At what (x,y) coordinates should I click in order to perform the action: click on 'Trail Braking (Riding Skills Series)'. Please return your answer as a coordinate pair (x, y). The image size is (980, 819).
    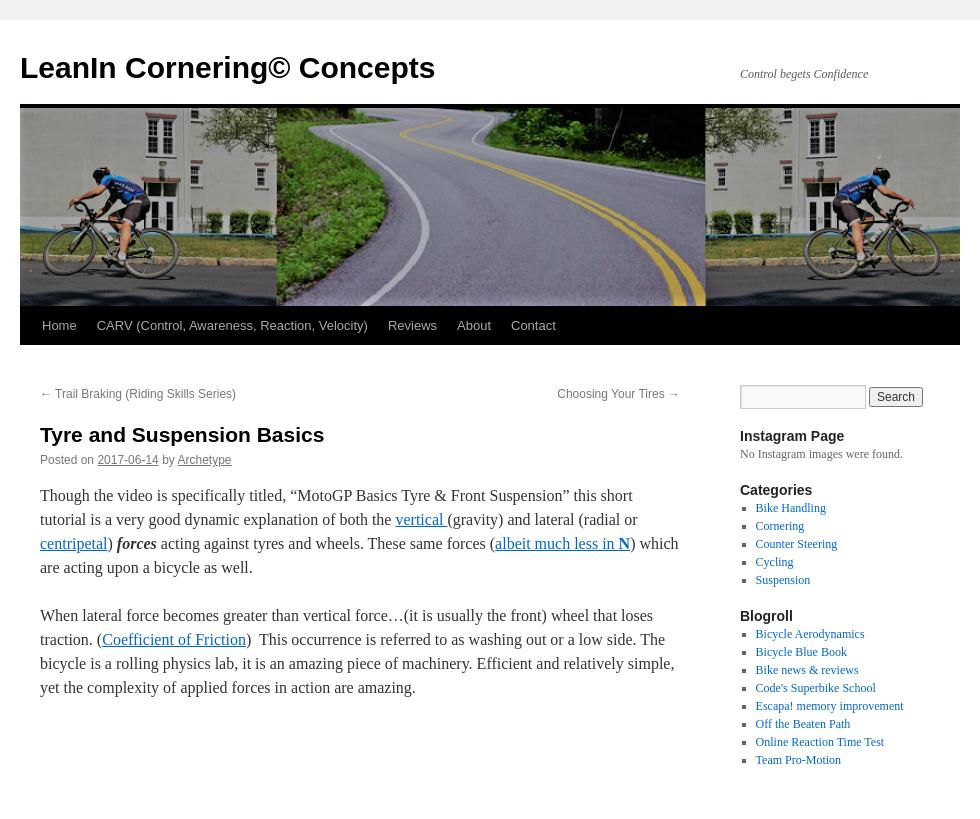
    Looking at the image, I should click on (52, 393).